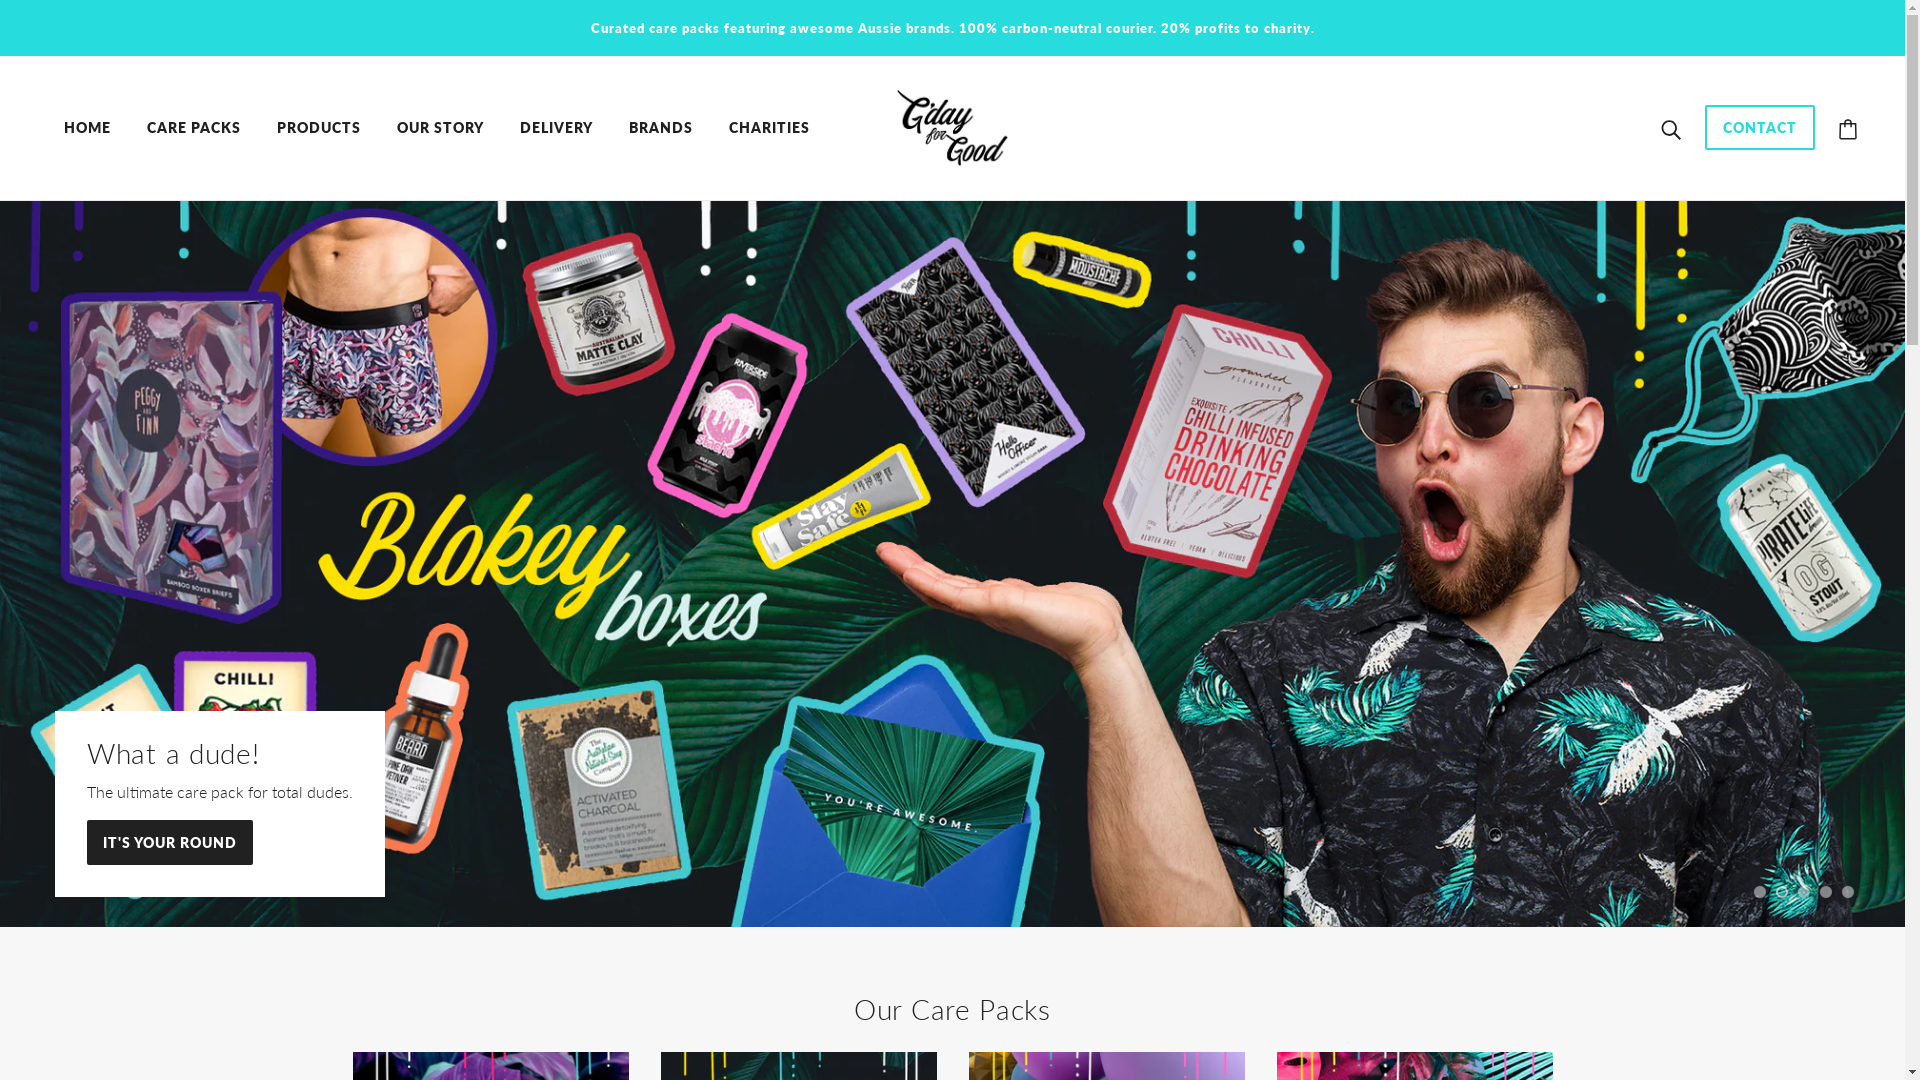  Describe the element at coordinates (612, 127) in the screenshot. I see `'BRANDS'` at that location.